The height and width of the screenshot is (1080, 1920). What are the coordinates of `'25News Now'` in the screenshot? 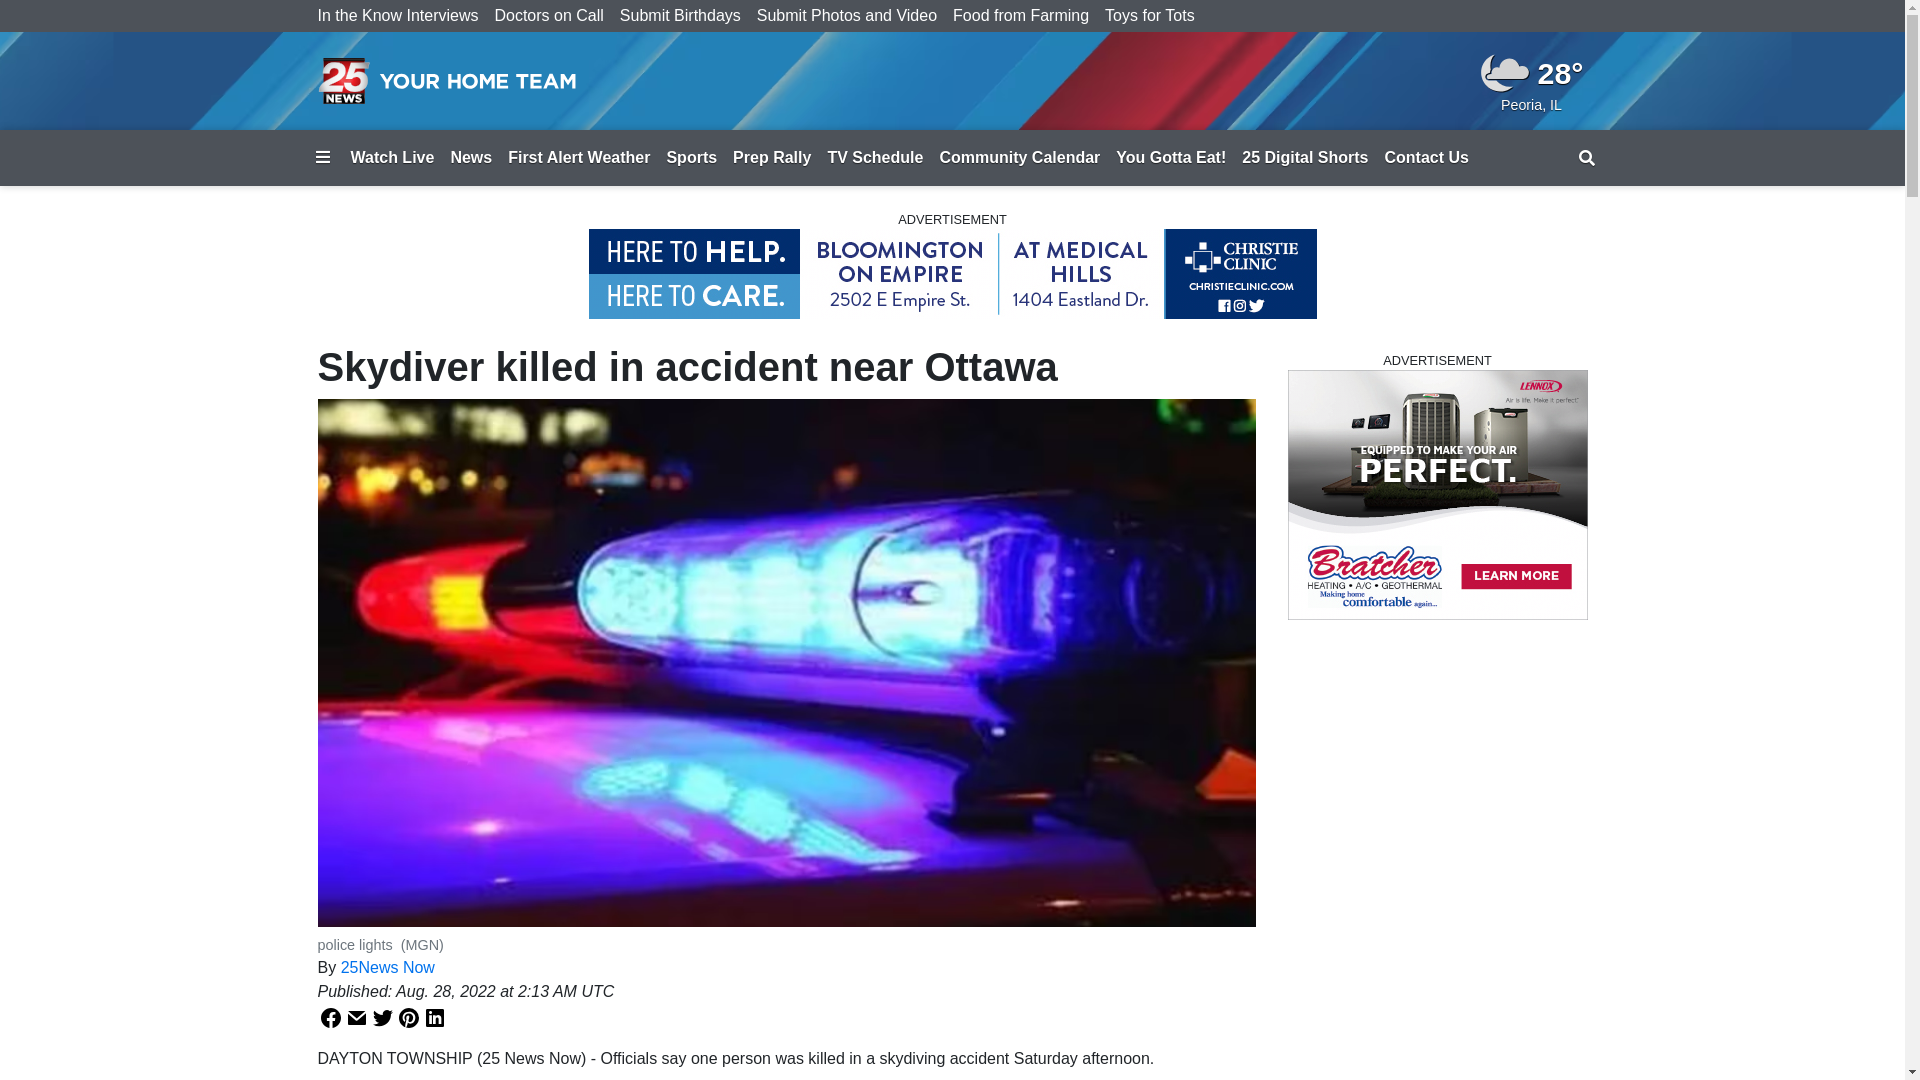 It's located at (388, 966).